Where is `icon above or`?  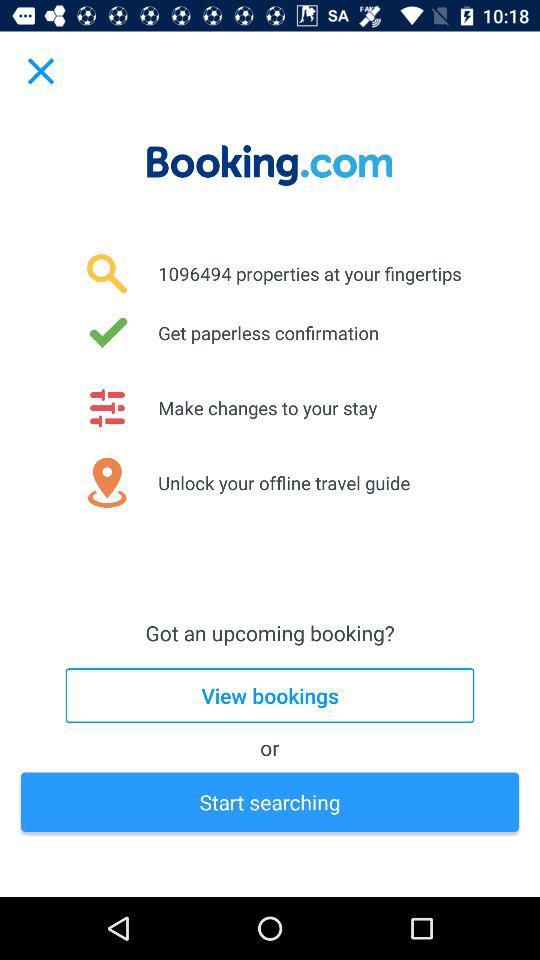 icon above or is located at coordinates (270, 695).